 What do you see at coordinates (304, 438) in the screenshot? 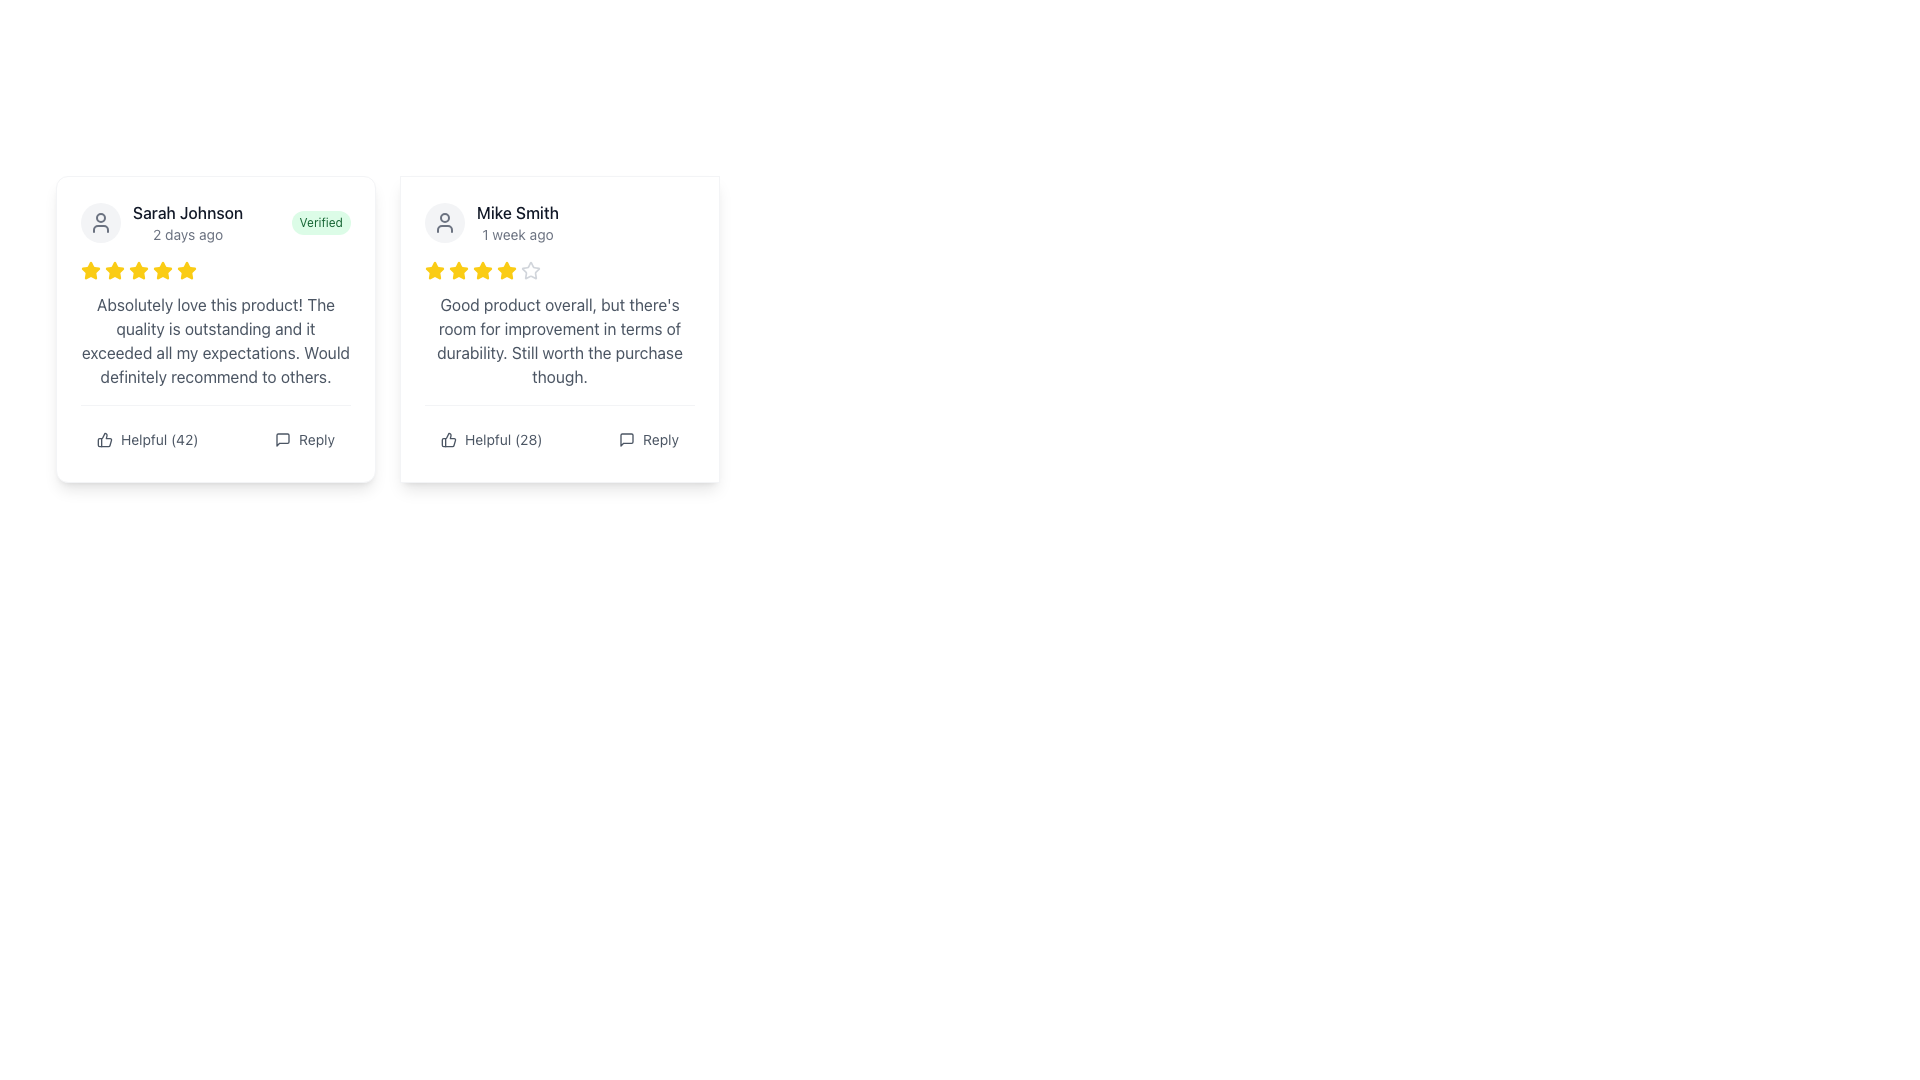
I see `the reply button located at the bottom-right of the left review card` at bounding box center [304, 438].